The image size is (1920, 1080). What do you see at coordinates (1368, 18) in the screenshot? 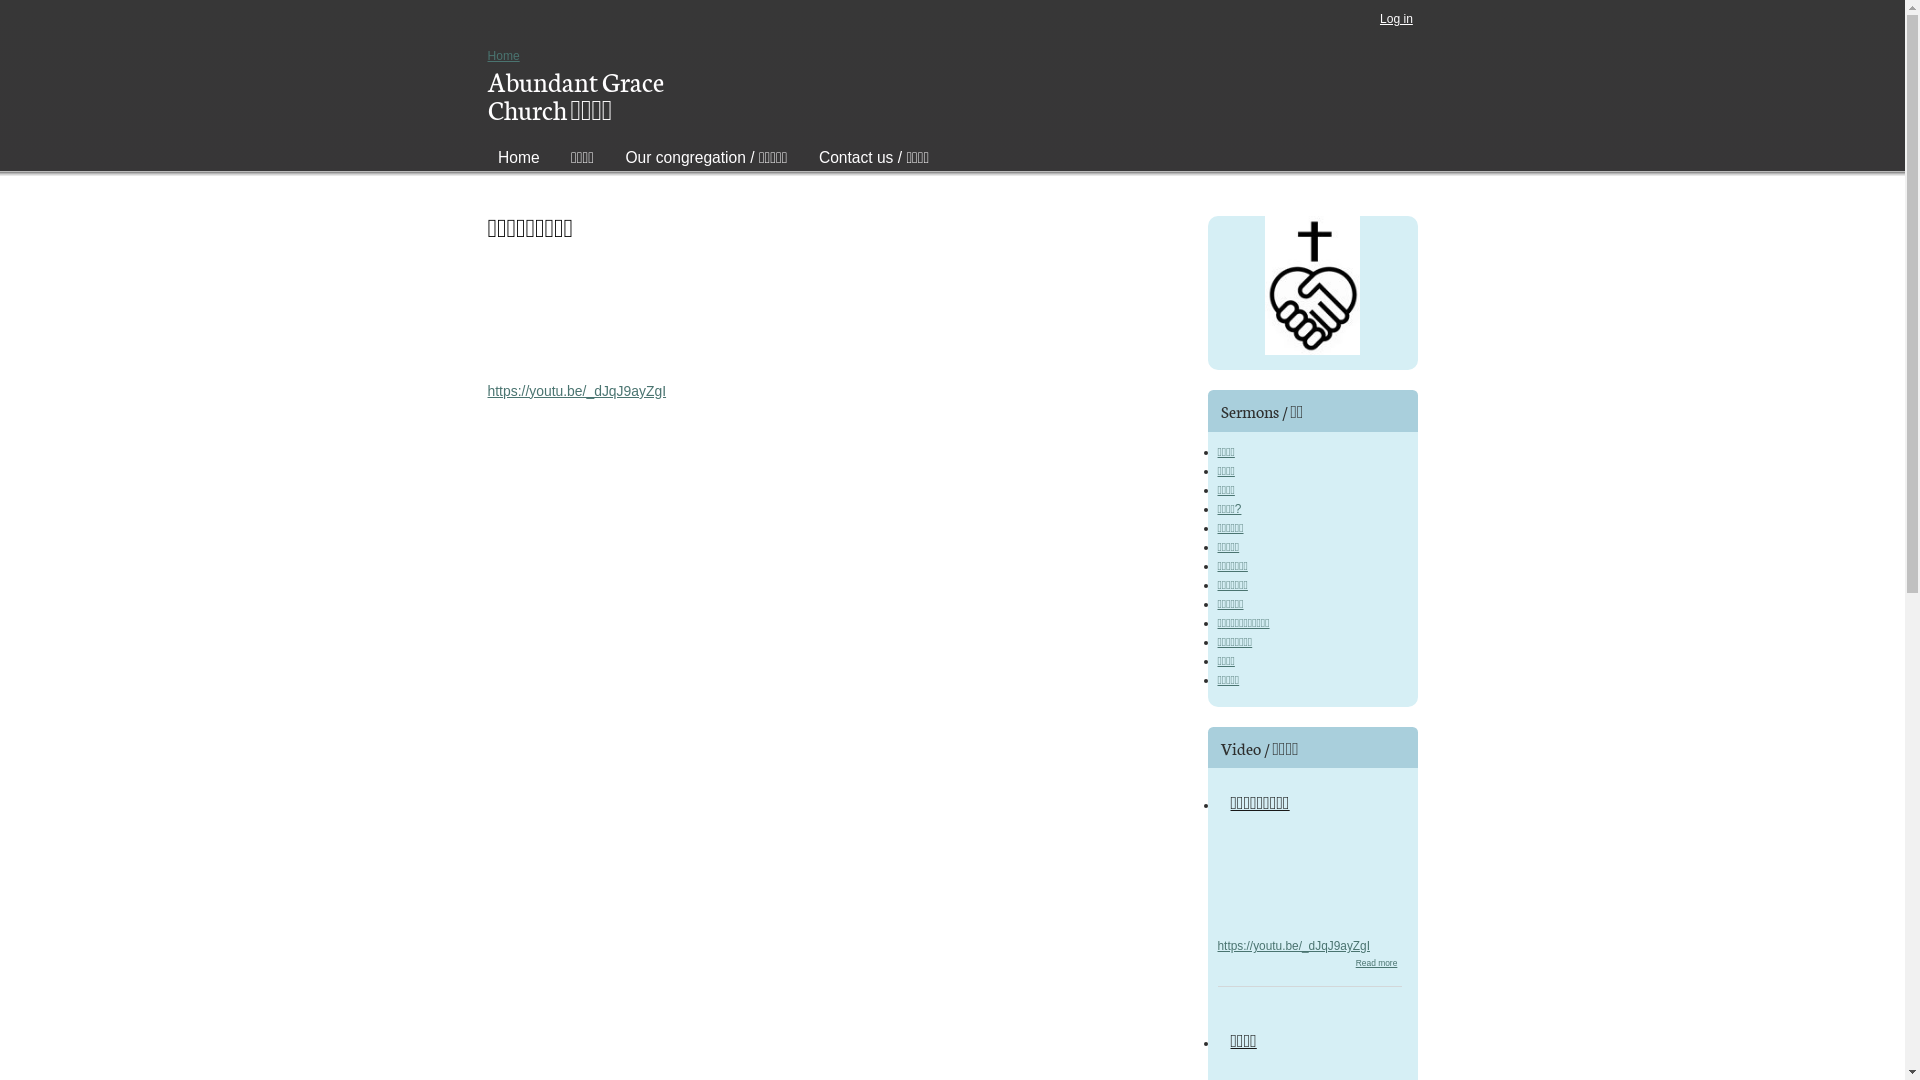
I see `'Log in'` at bounding box center [1368, 18].